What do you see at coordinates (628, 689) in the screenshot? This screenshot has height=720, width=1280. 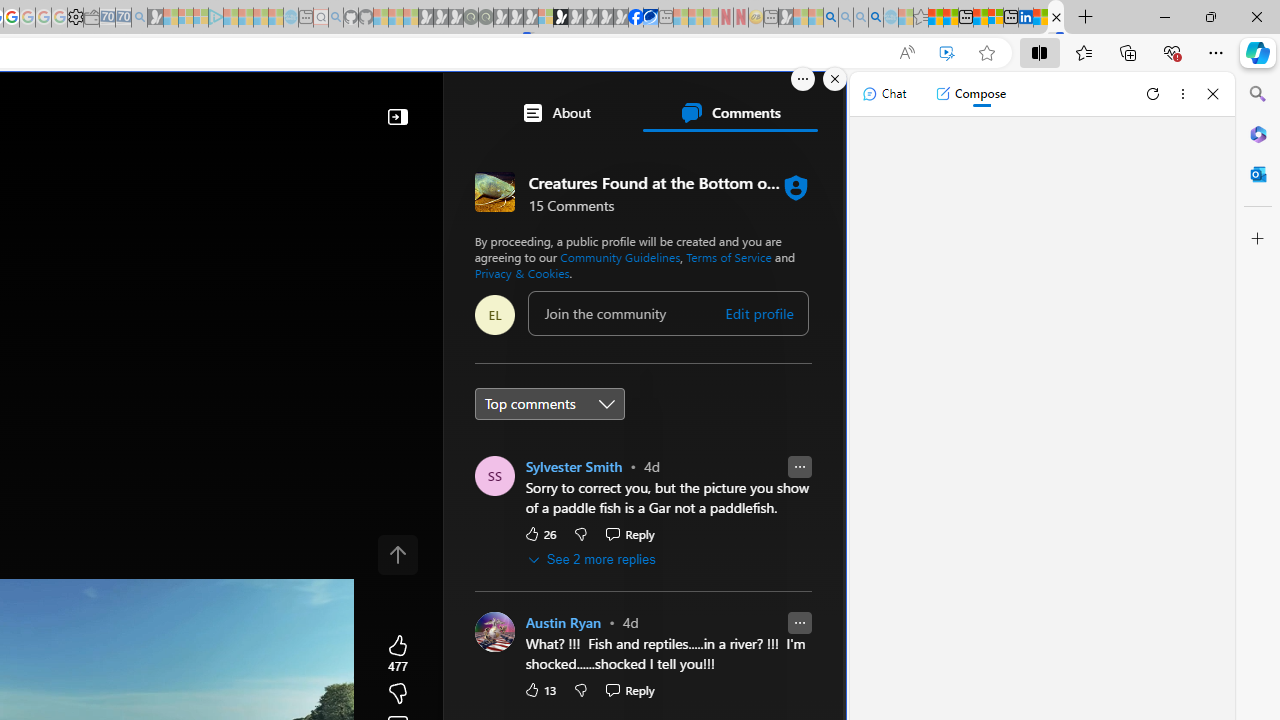 I see `'Reply Reply Comment'` at bounding box center [628, 689].